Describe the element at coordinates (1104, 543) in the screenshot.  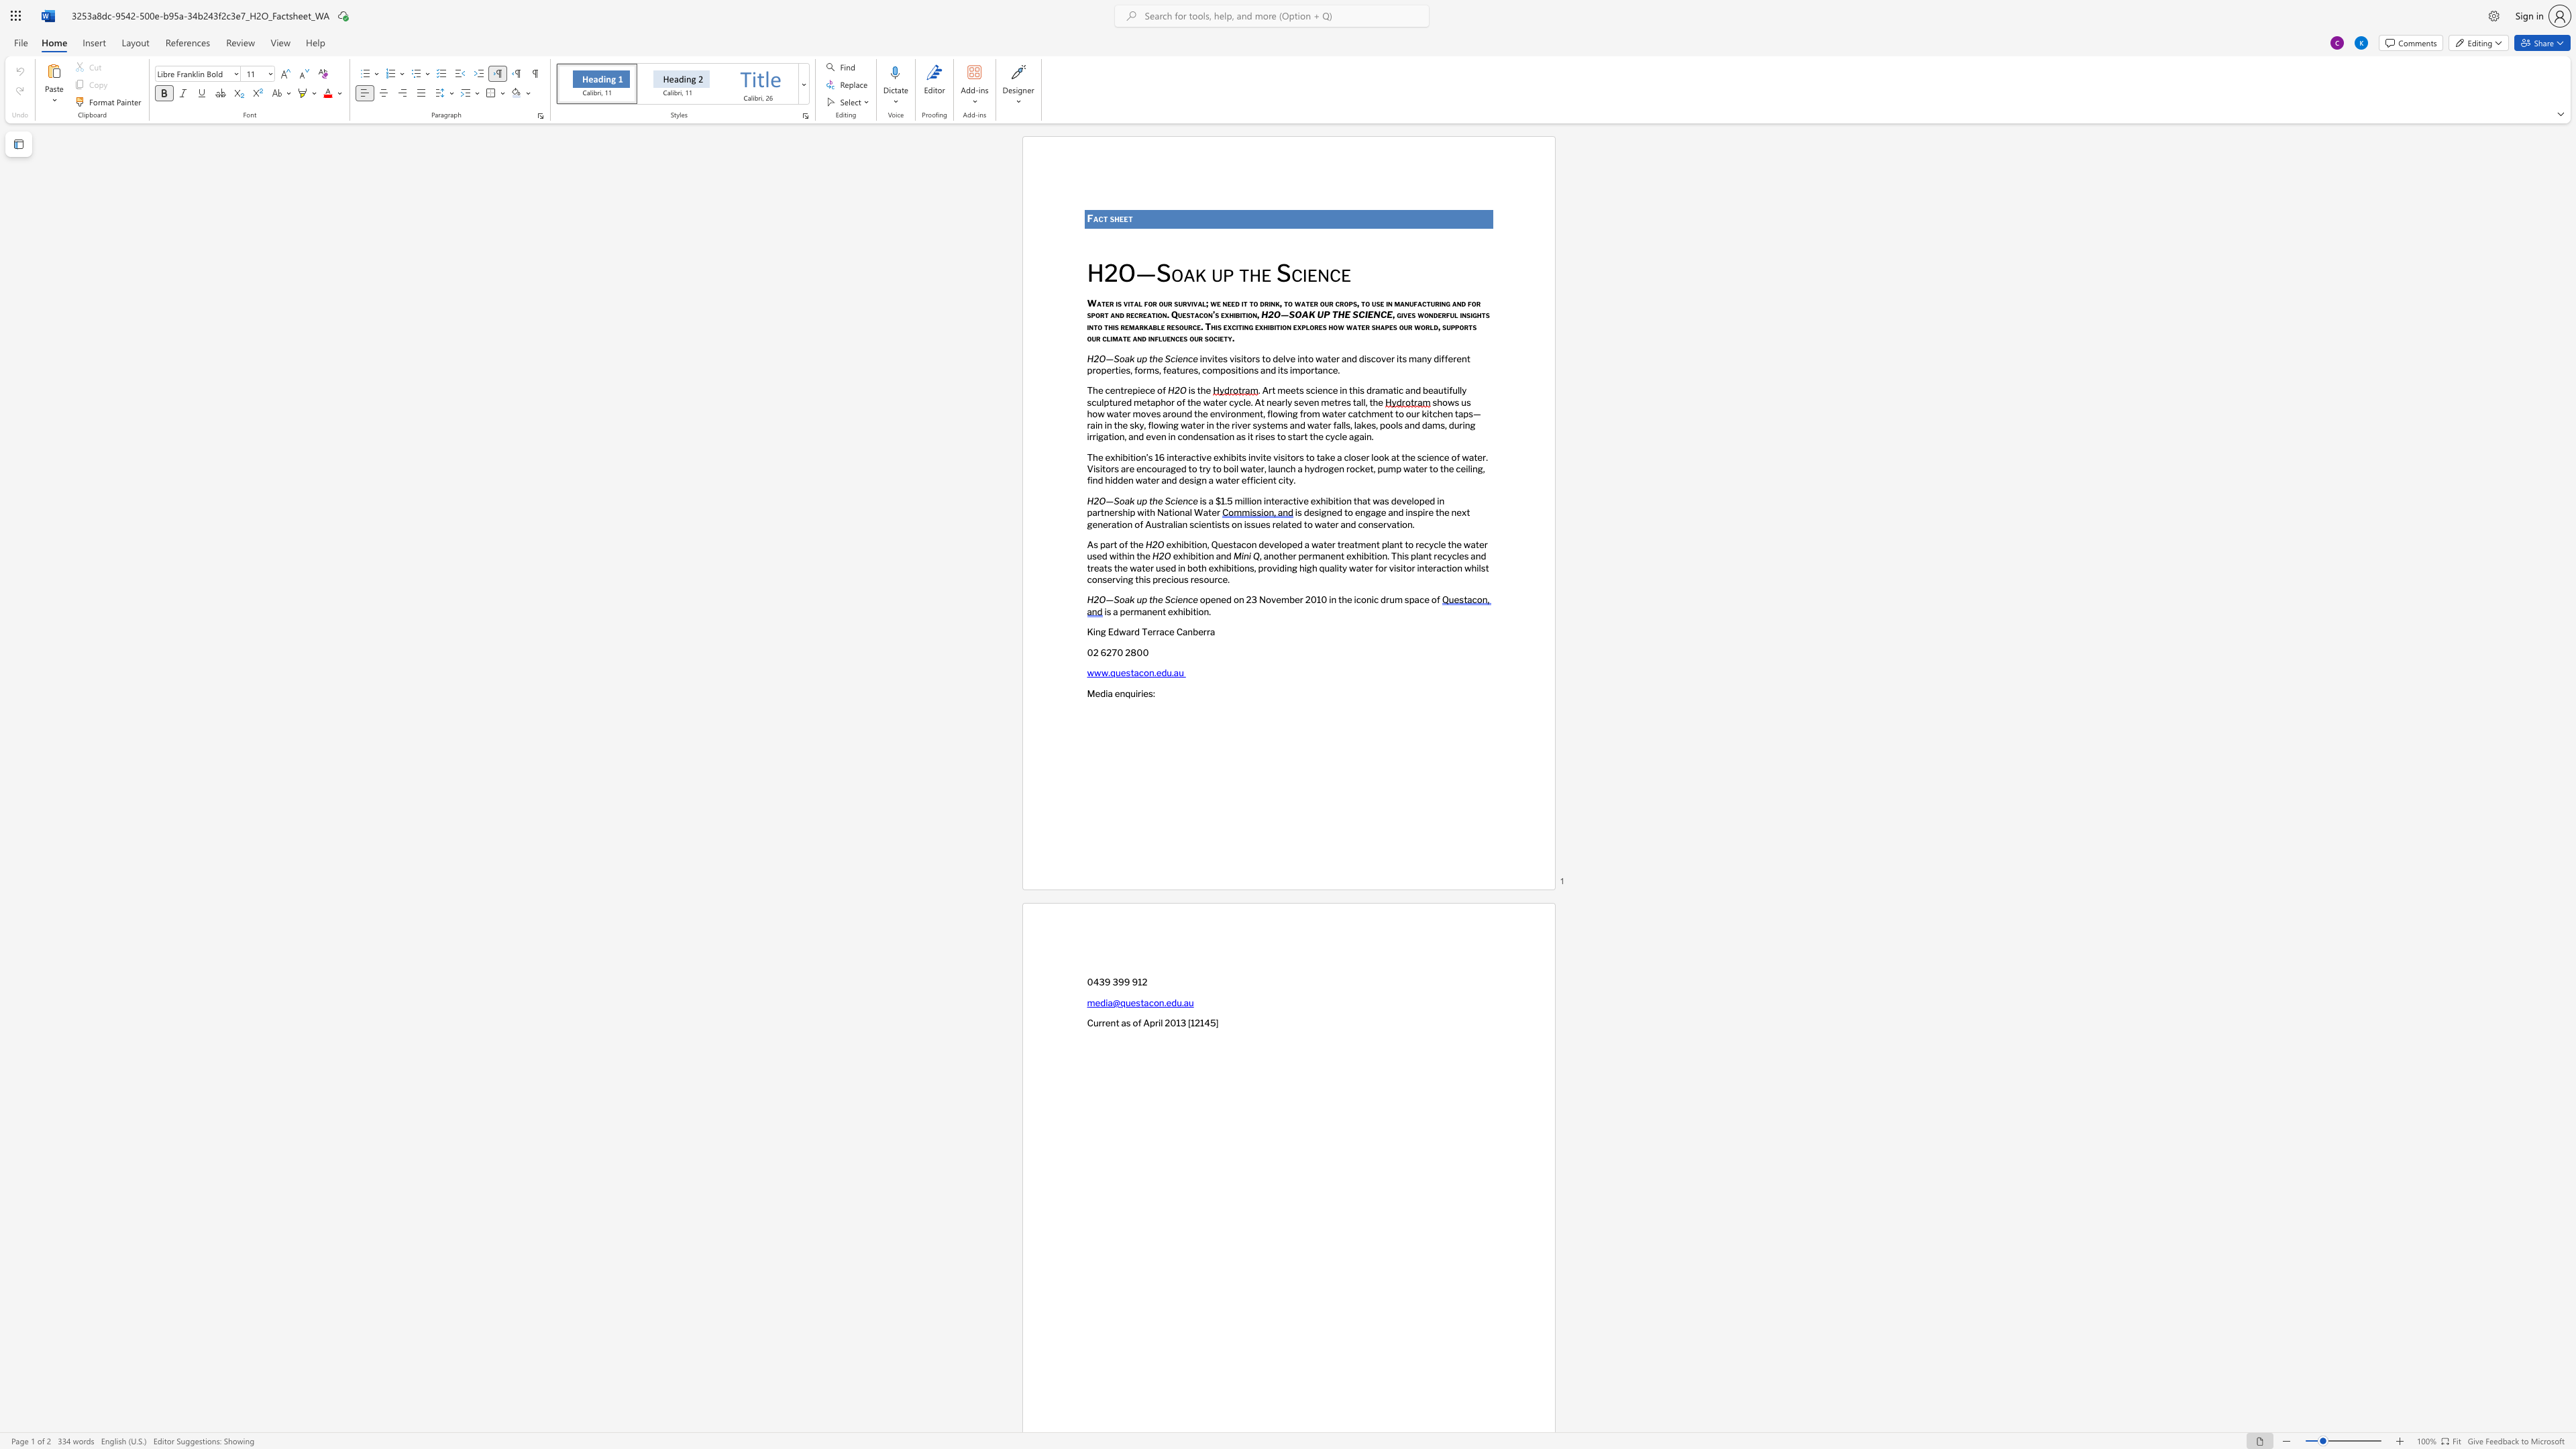
I see `the subset text "art o" within the text "As part of the"` at that location.